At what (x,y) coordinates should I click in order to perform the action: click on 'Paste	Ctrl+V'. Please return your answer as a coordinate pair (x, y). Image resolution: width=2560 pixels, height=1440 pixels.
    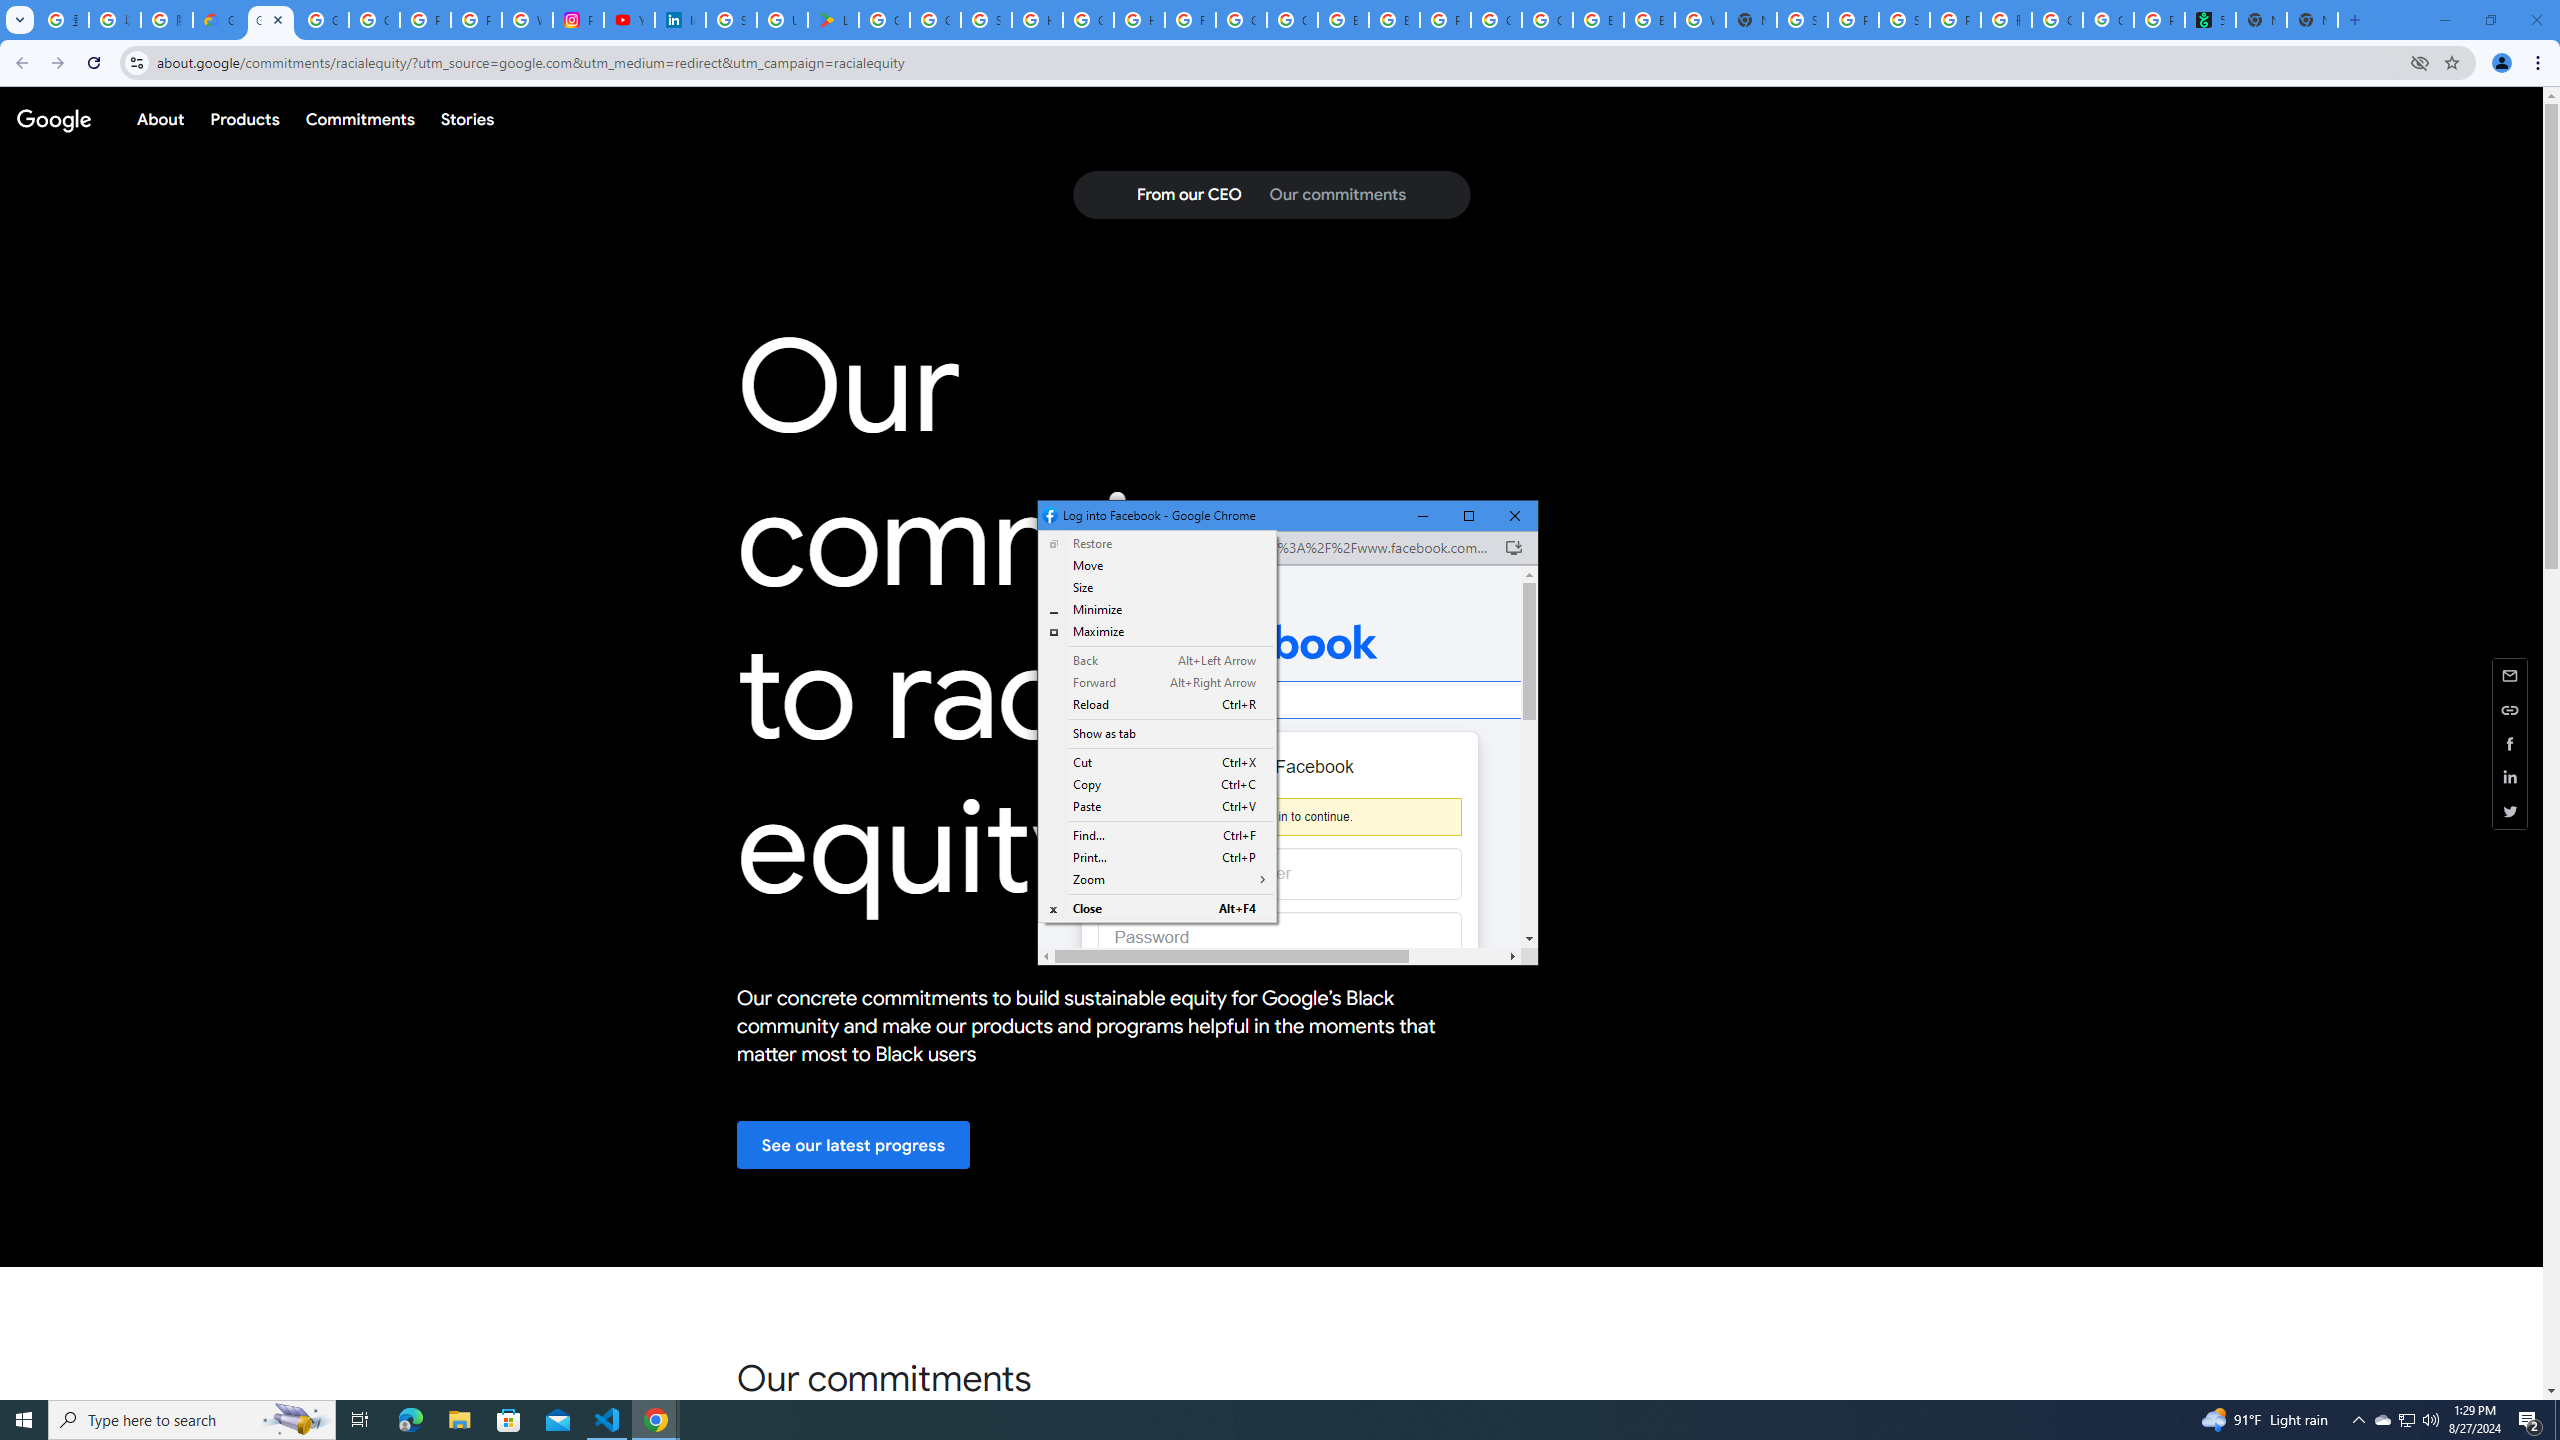
    Looking at the image, I should click on (1157, 807).